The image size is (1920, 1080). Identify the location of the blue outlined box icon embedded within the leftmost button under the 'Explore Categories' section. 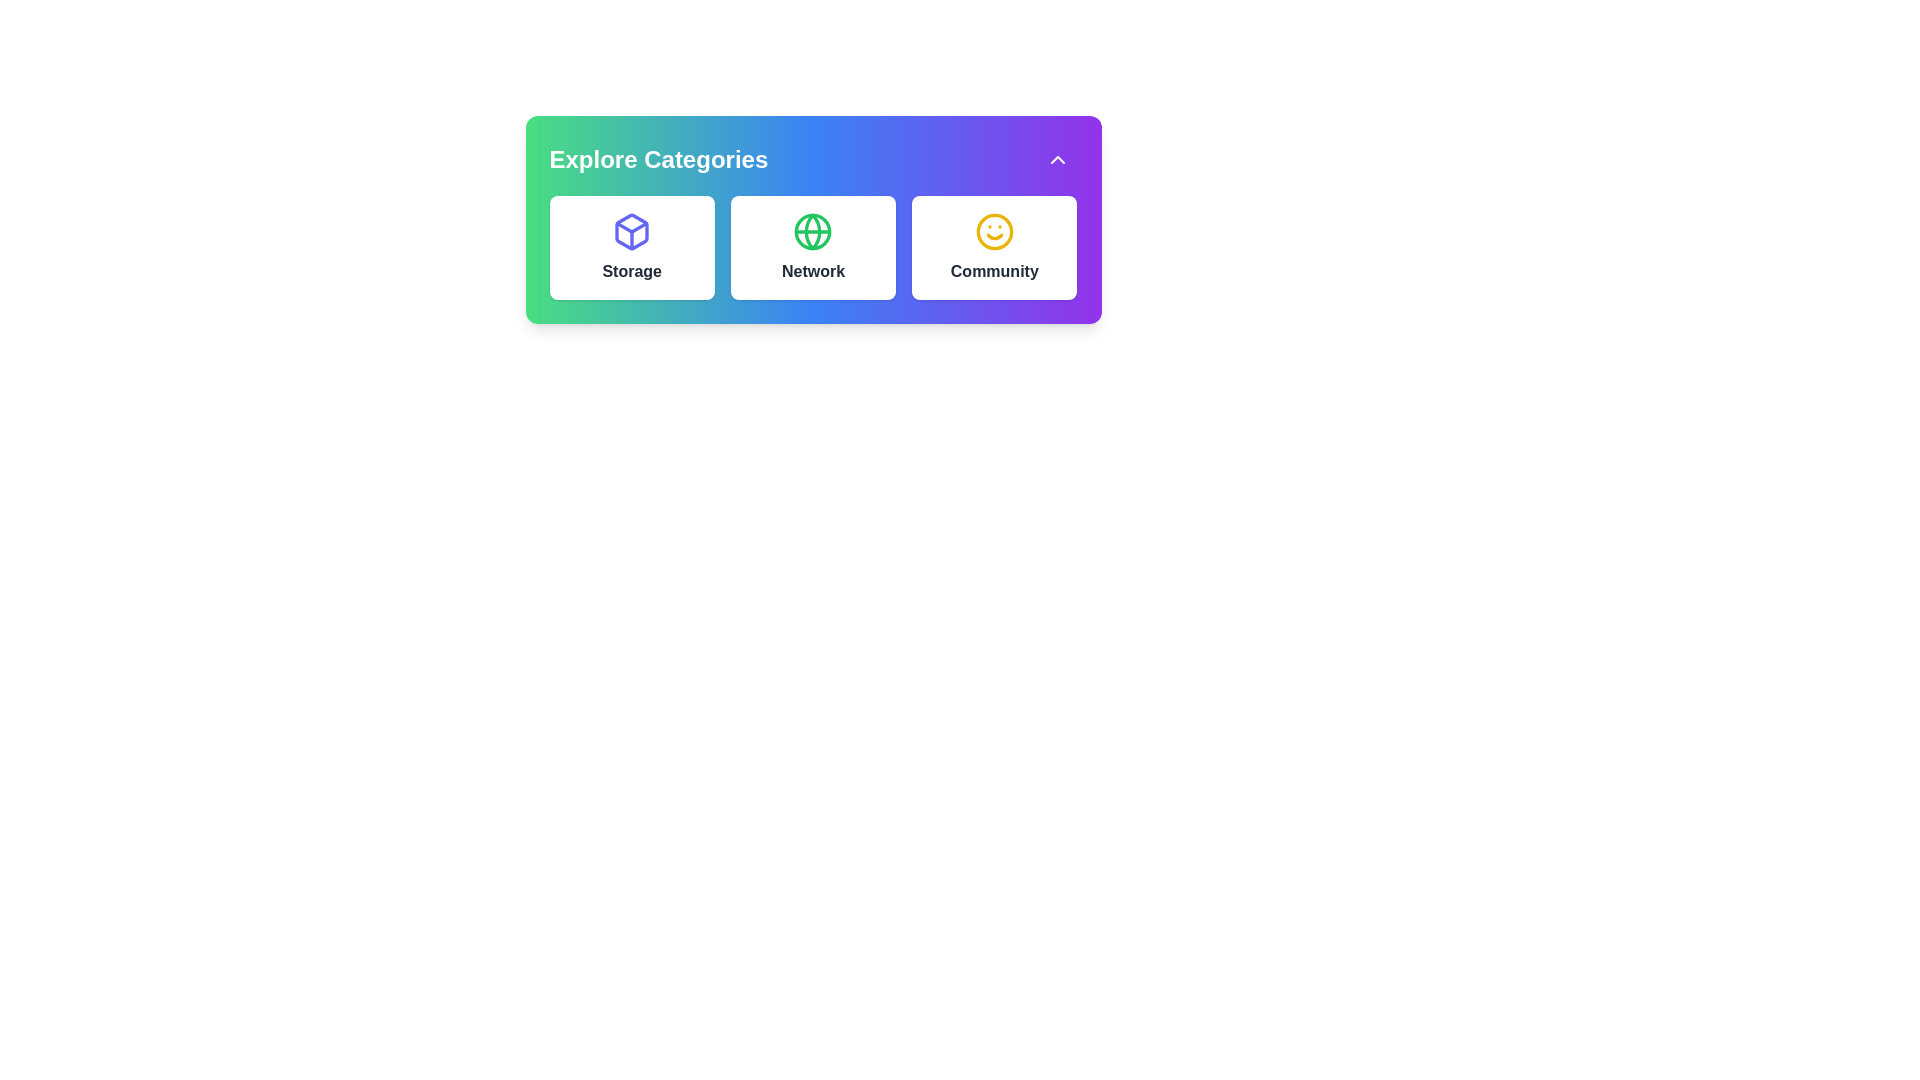
(631, 230).